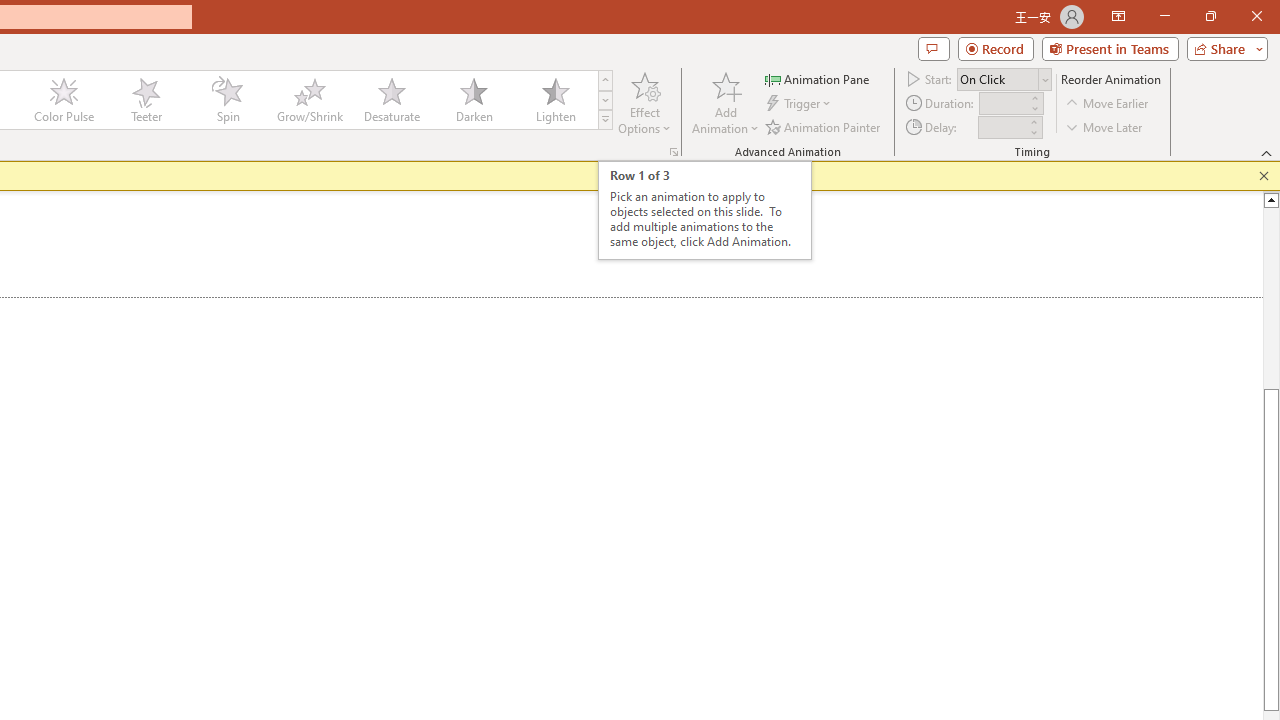  Describe the element at coordinates (604, 100) in the screenshot. I see `'Row Down'` at that location.